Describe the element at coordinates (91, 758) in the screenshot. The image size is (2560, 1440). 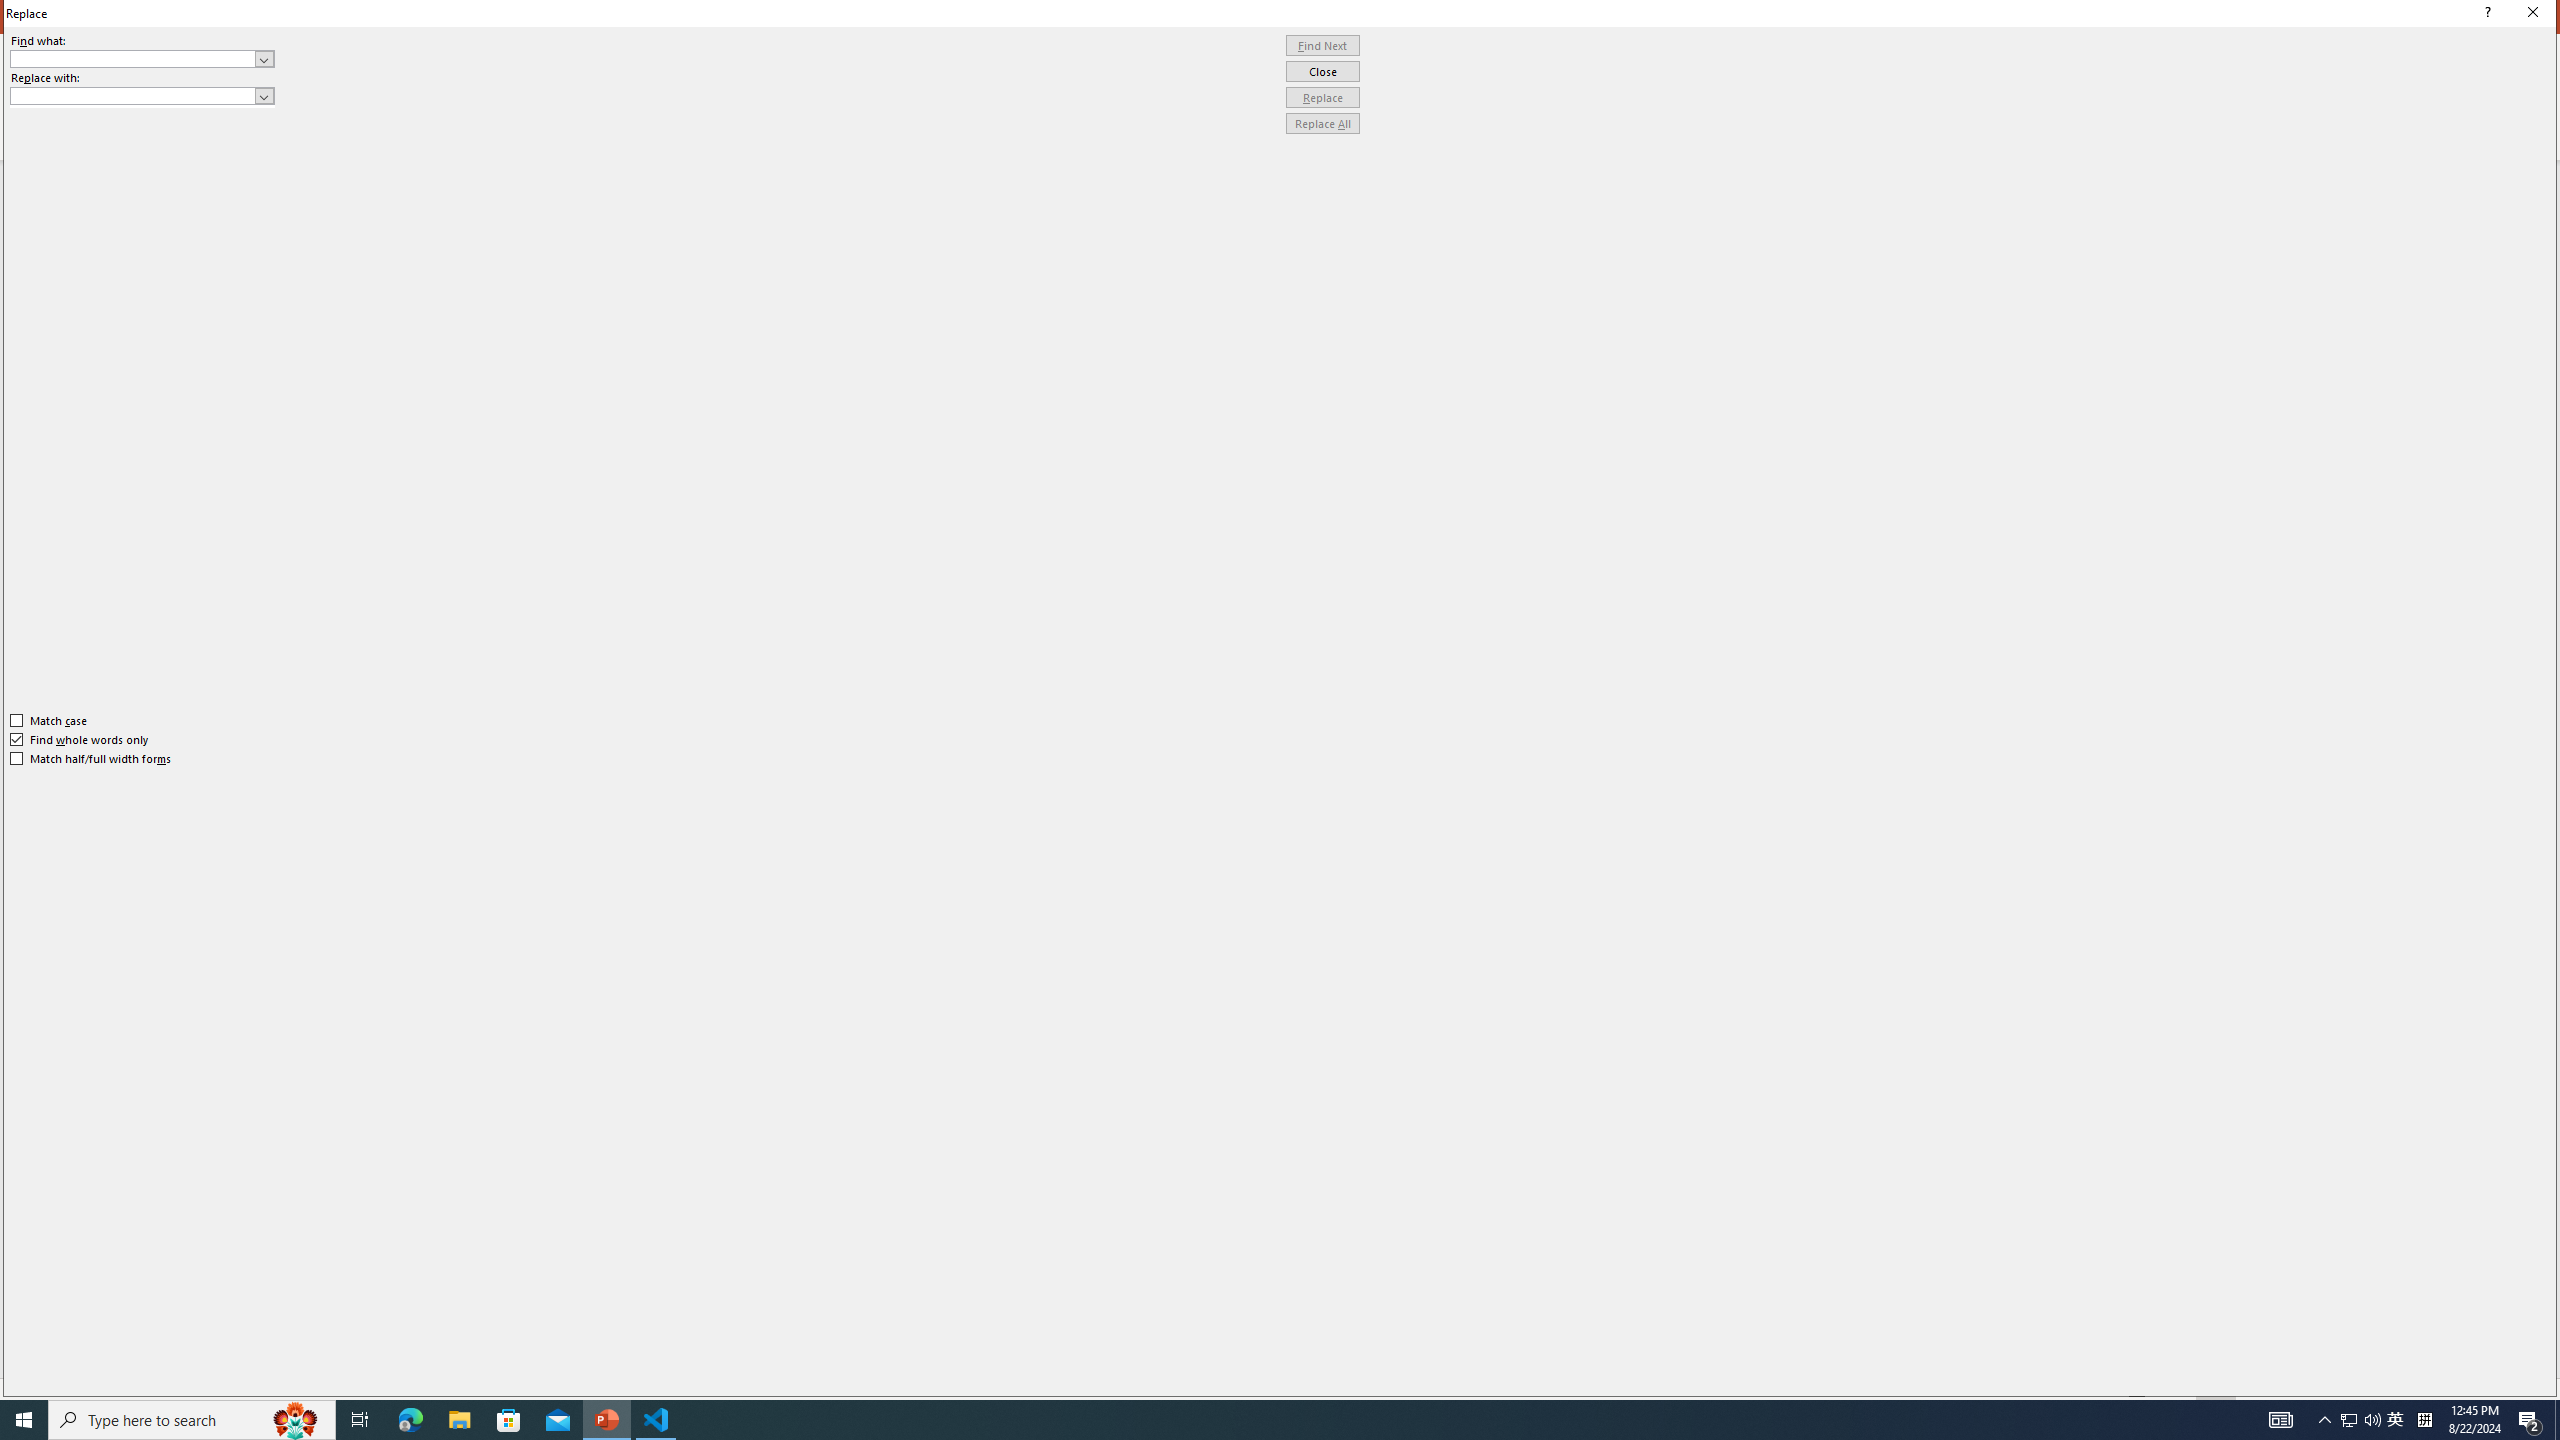
I see `'Match half/full width forms'` at that location.